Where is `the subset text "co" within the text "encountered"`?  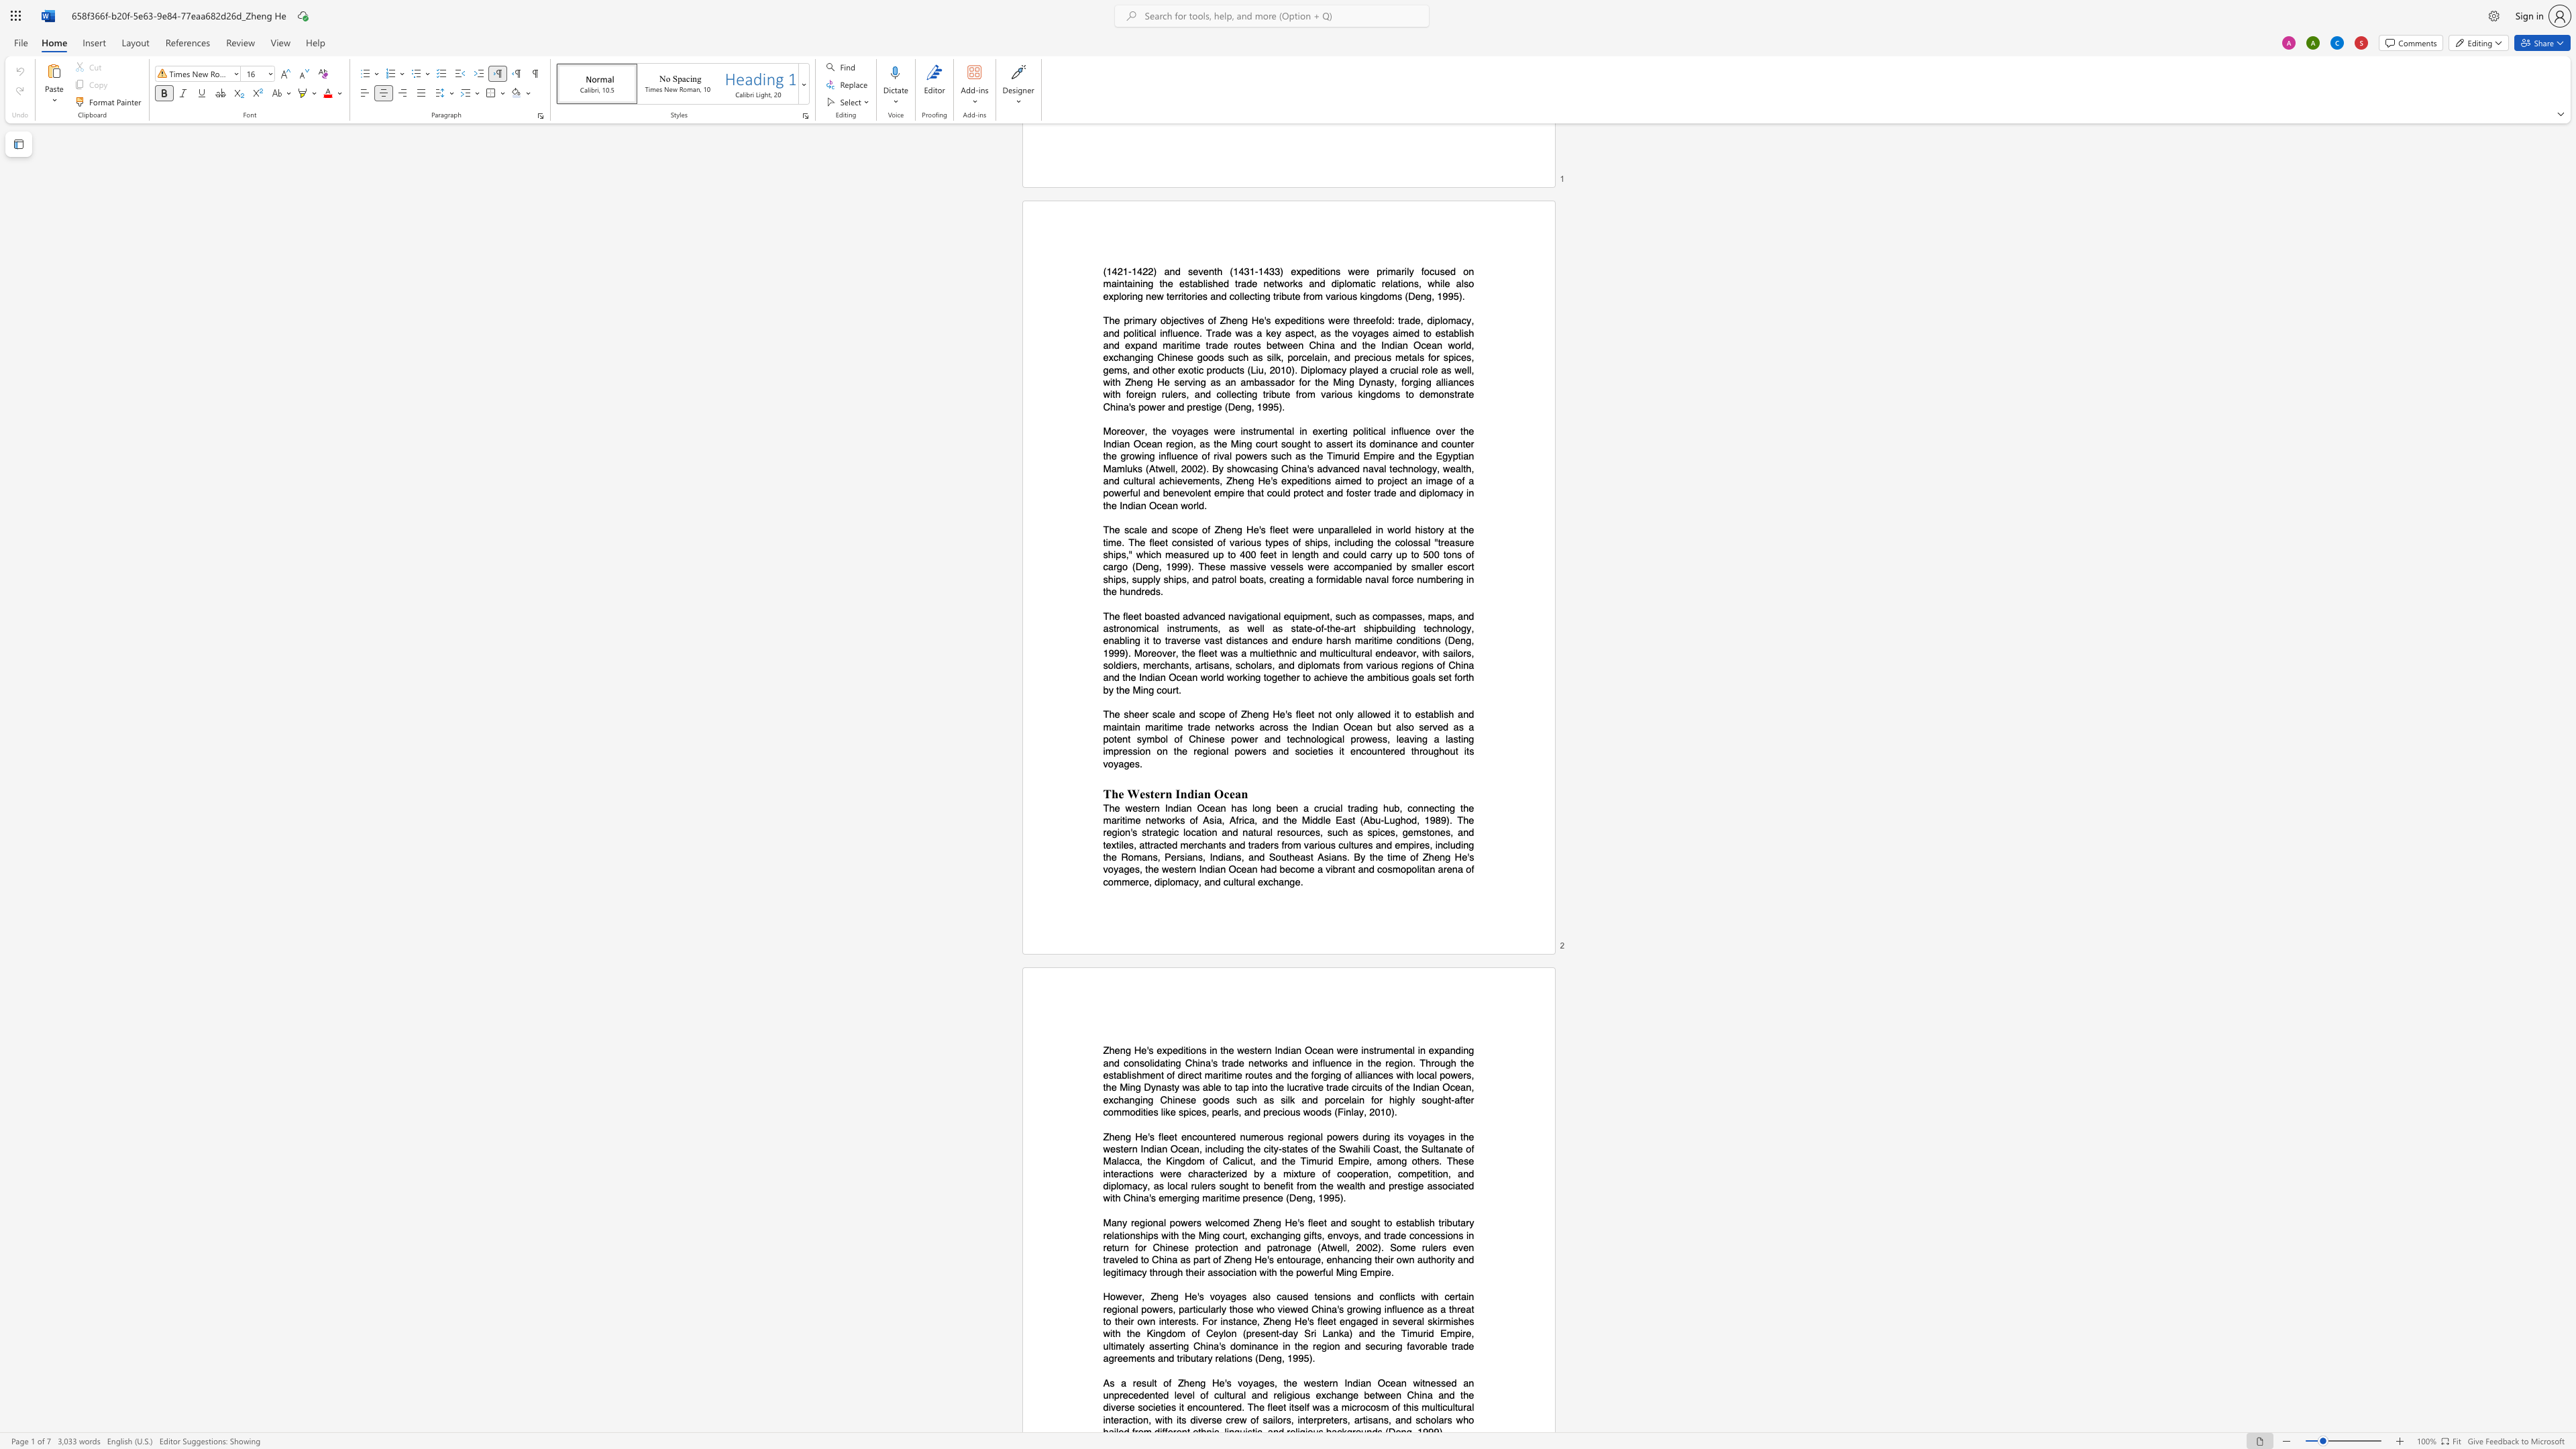 the subset text "co" within the text "encountered" is located at coordinates (1197, 1407).